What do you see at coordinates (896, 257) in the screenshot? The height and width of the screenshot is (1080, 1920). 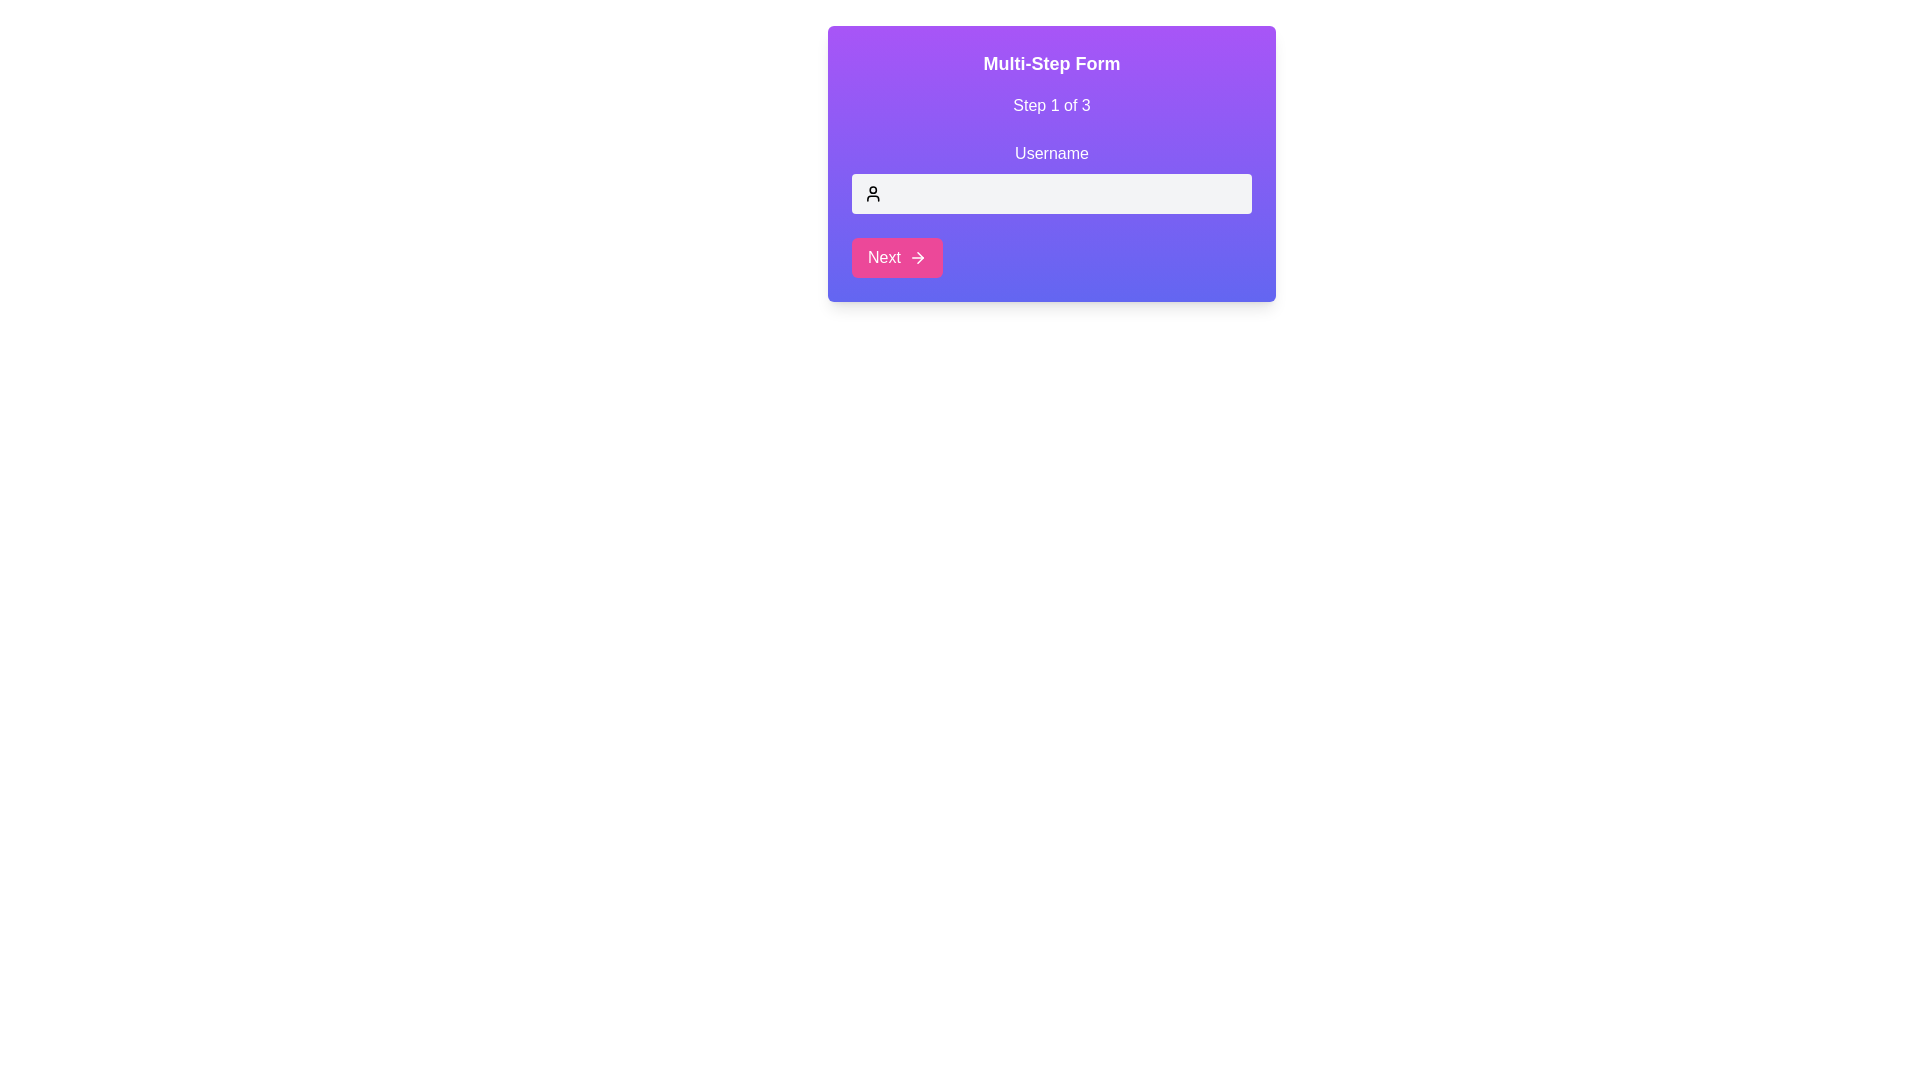 I see `the button with rounded corners and a gradient pink background labeled 'Next' to change its appearance` at bounding box center [896, 257].